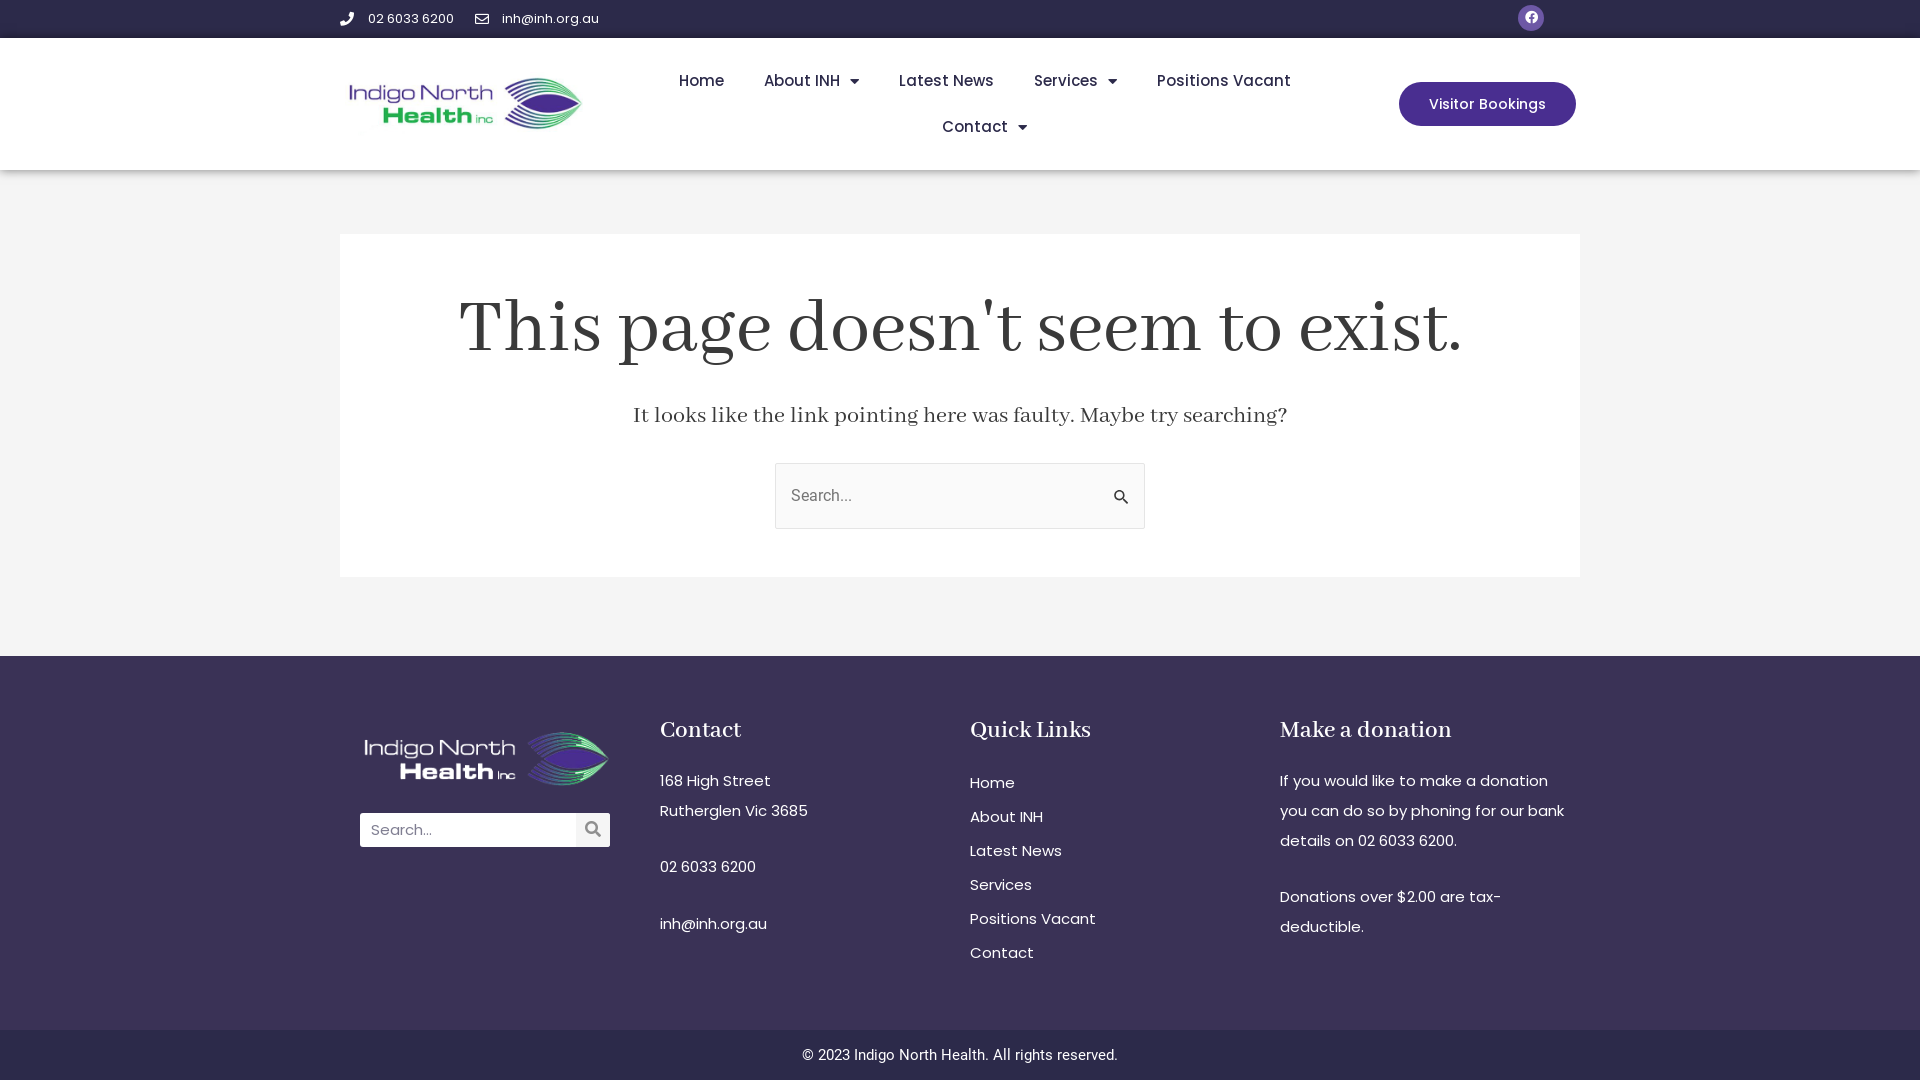 The height and width of the screenshot is (1080, 1920). Describe the element at coordinates (1487, 104) in the screenshot. I see `'Visitor Bookings'` at that location.